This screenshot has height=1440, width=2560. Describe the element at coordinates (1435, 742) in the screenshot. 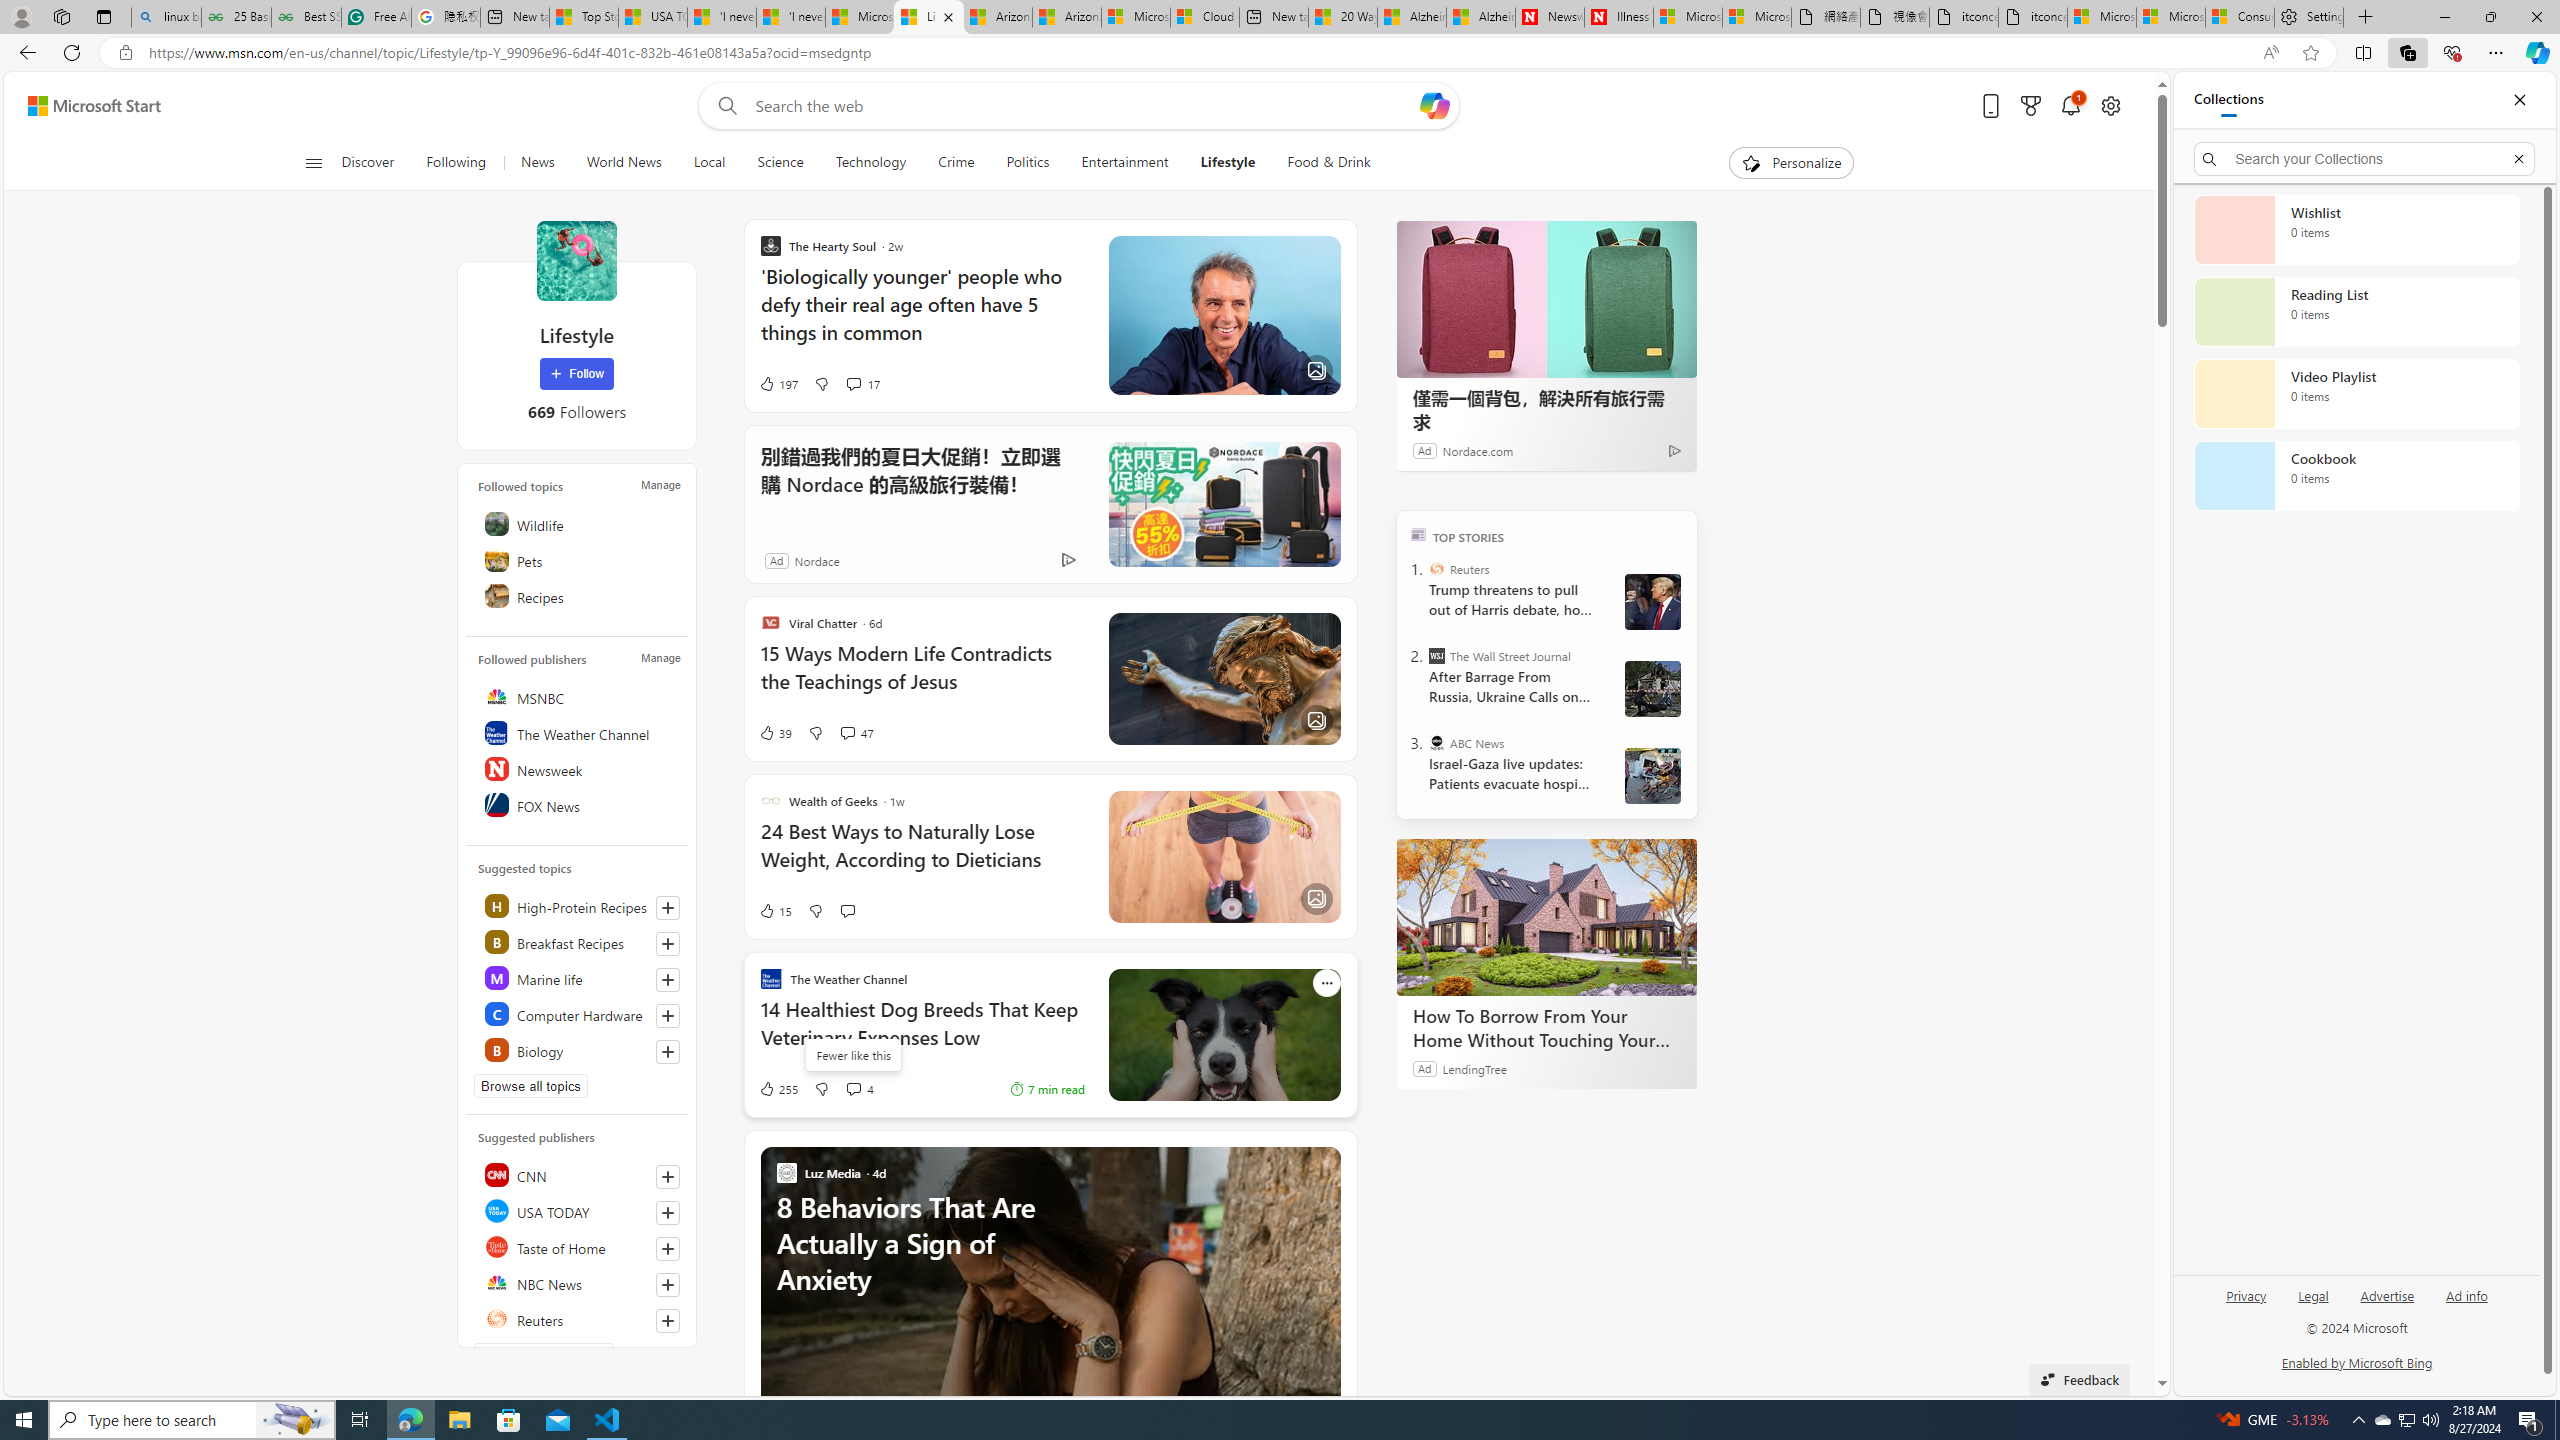

I see `'ABC News'` at that location.